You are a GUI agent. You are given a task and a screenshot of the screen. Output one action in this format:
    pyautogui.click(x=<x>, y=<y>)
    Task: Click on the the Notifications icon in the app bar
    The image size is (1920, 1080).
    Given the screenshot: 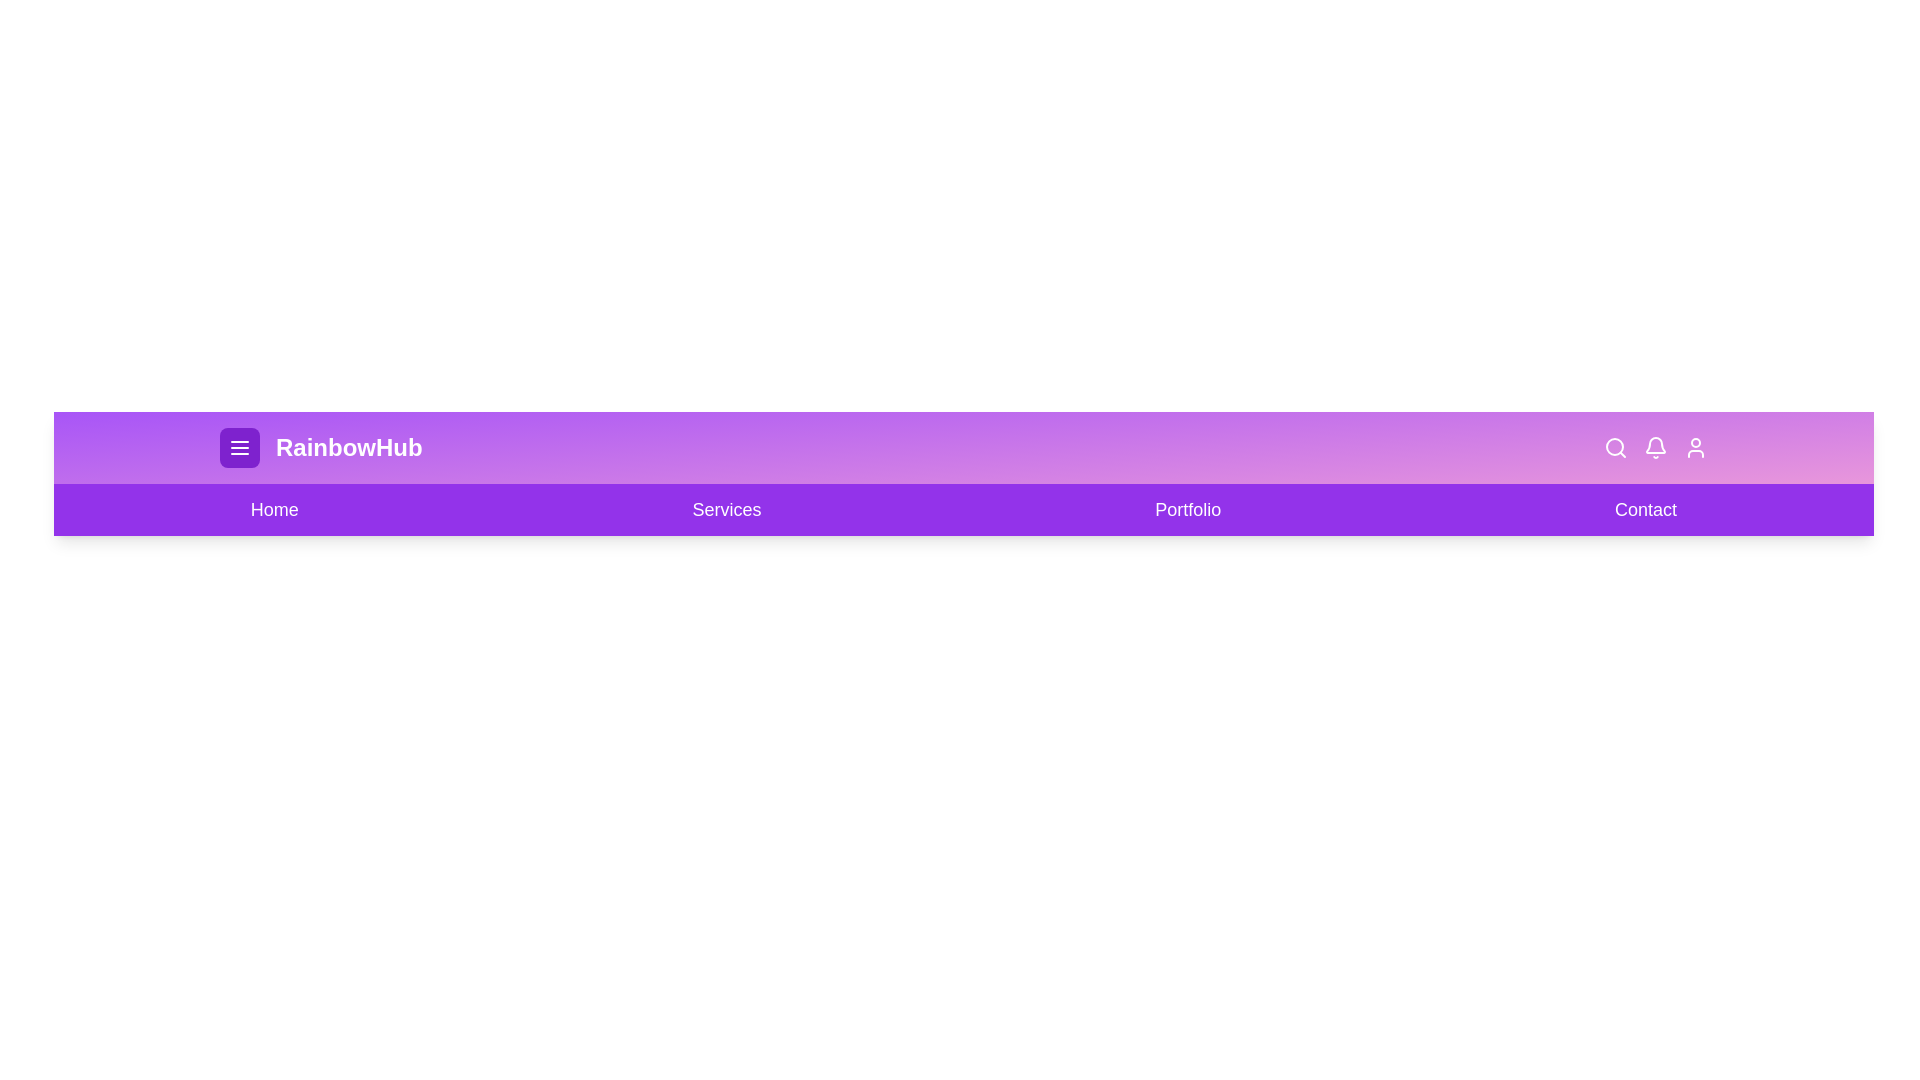 What is the action you would take?
    pyautogui.click(x=1656, y=446)
    